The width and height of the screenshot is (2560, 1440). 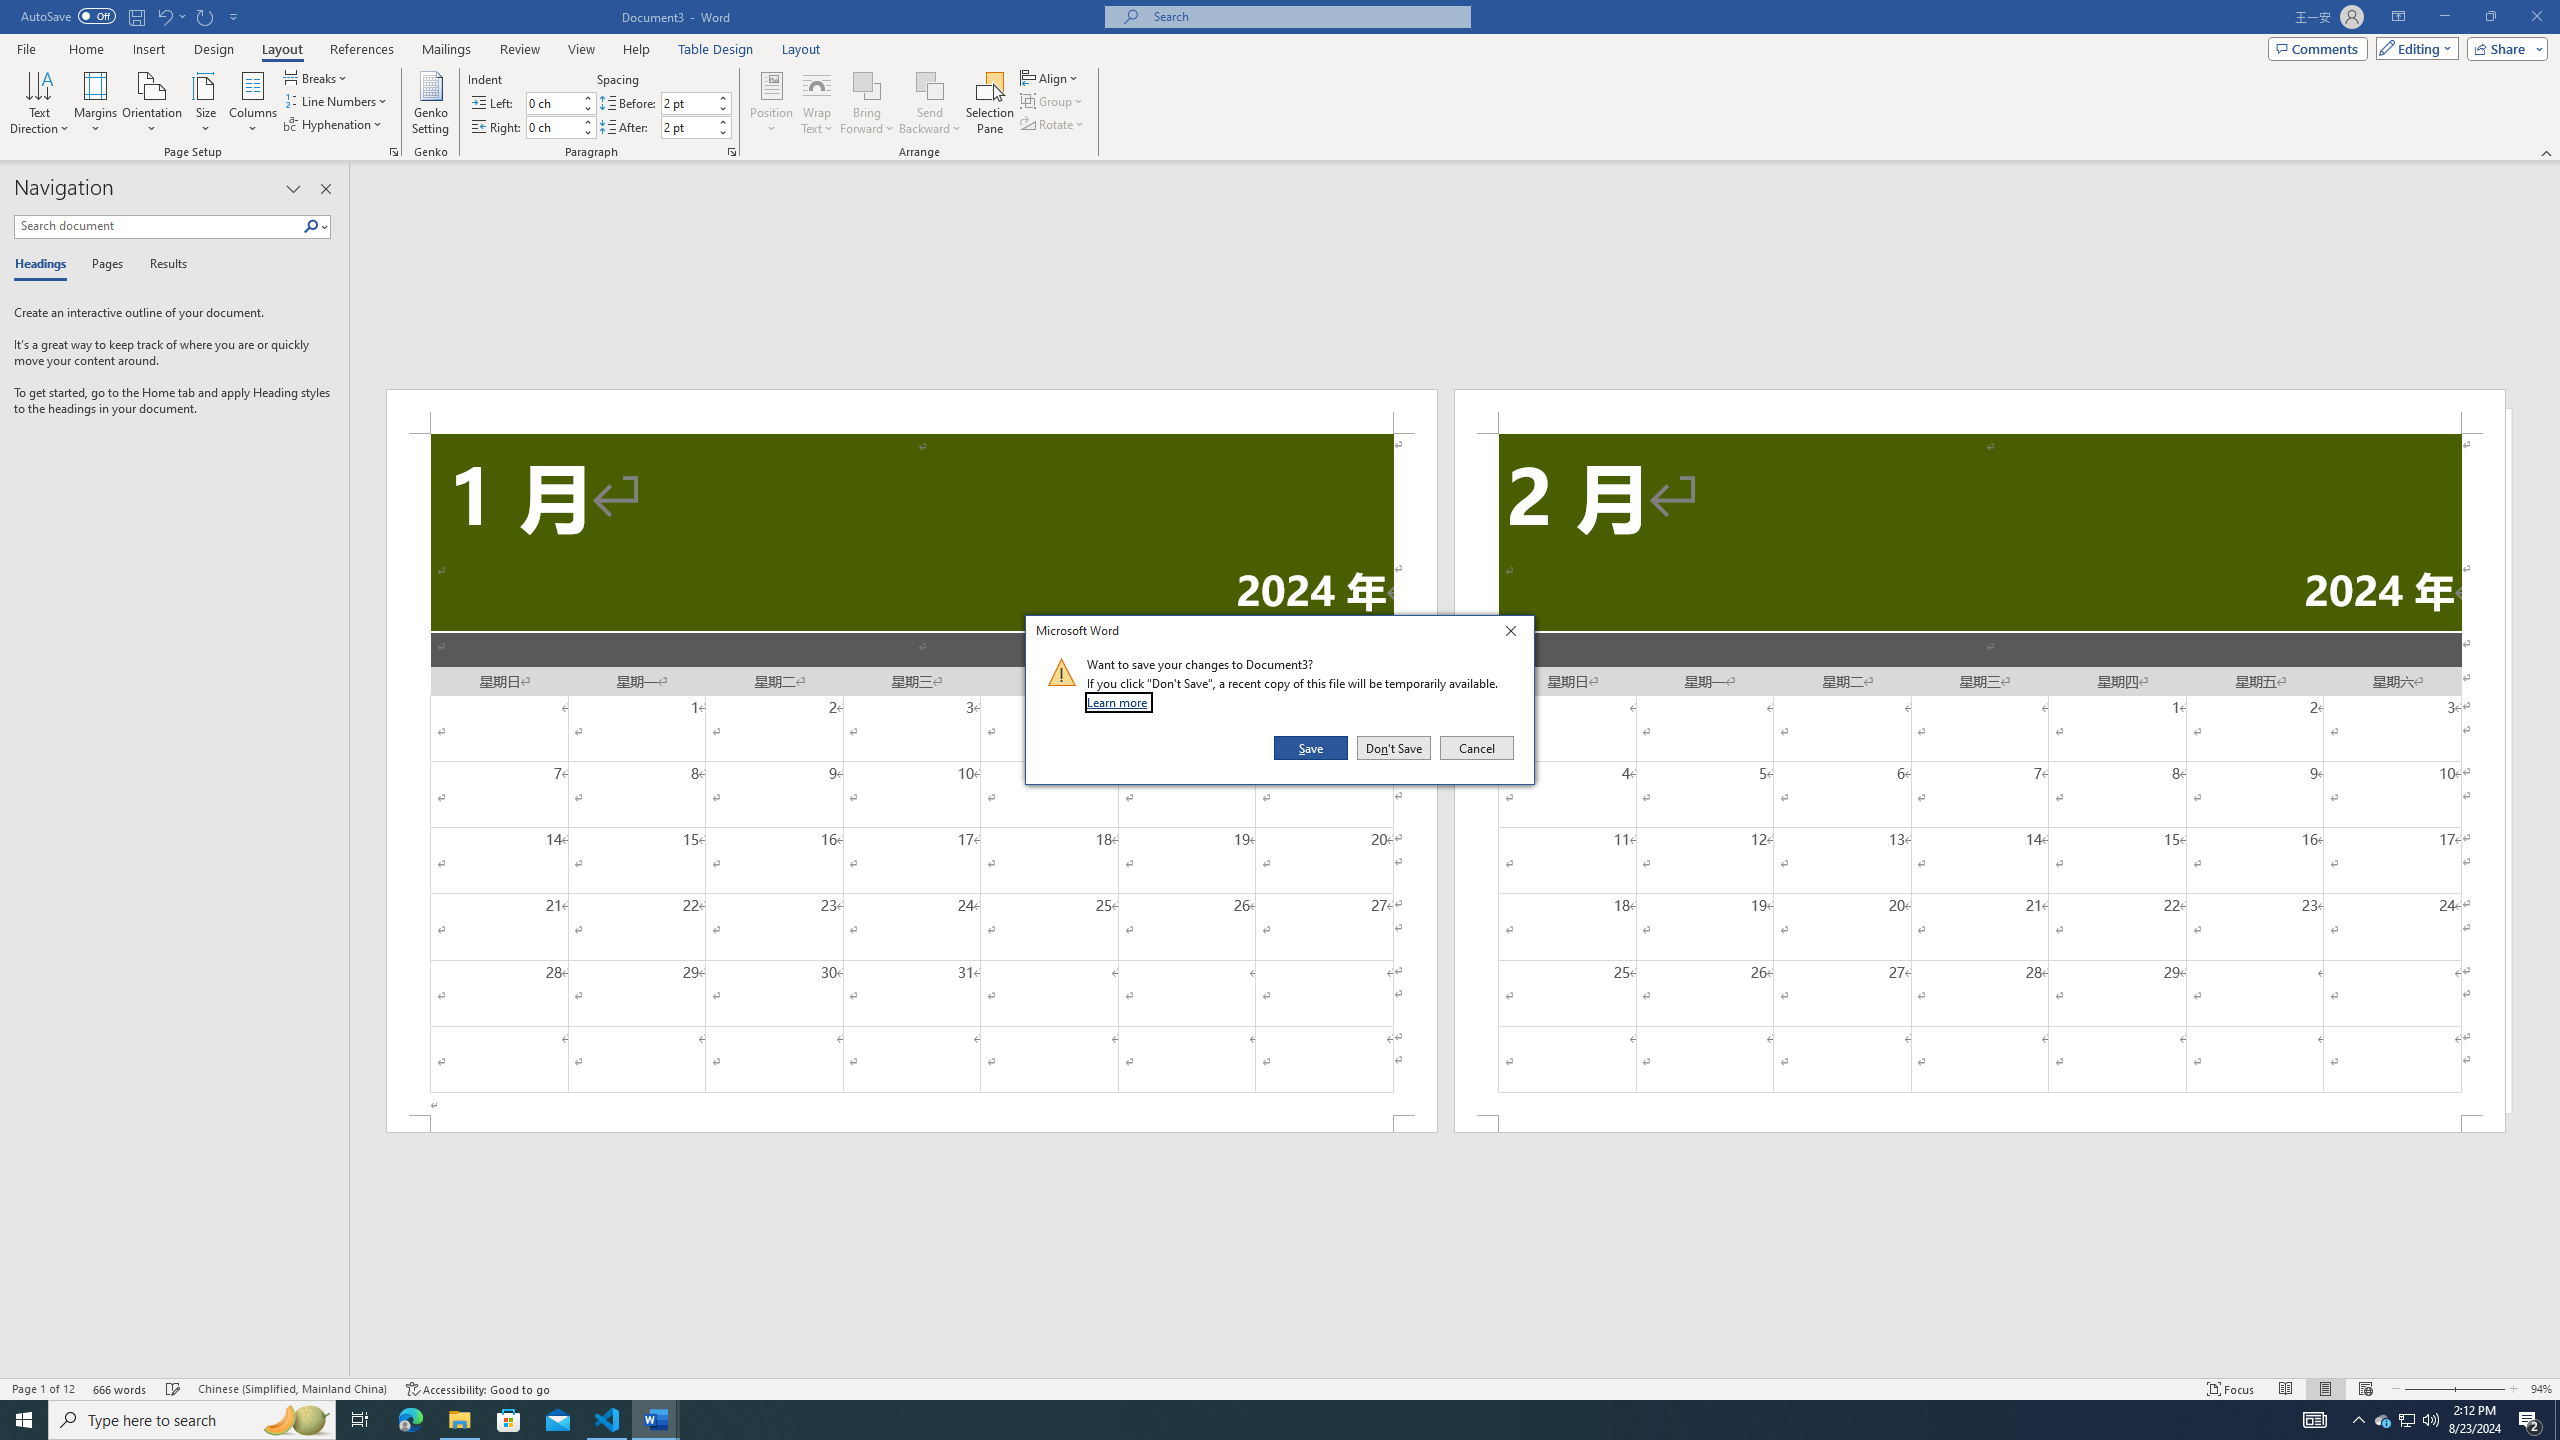 What do you see at coordinates (1475, 747) in the screenshot?
I see `'Cancel'` at bounding box center [1475, 747].